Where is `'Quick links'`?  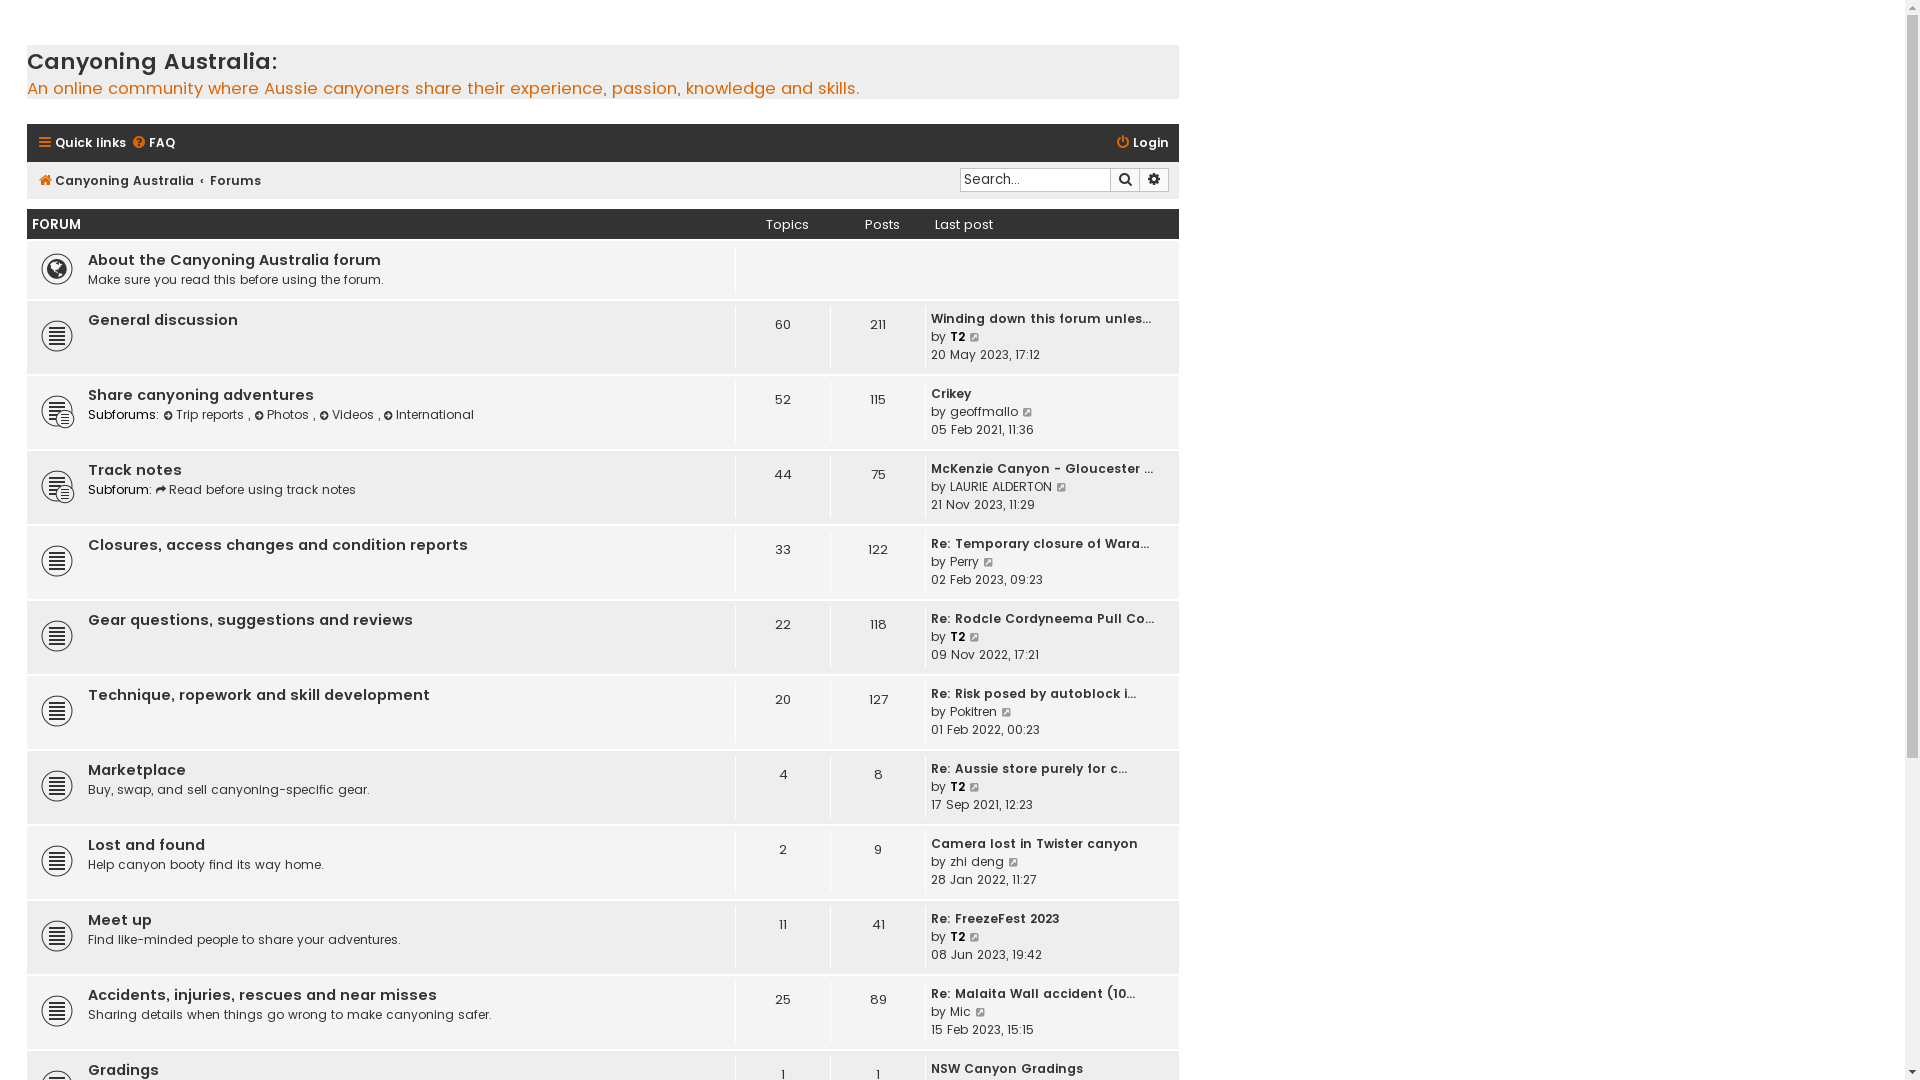 'Quick links' is located at coordinates (80, 142).